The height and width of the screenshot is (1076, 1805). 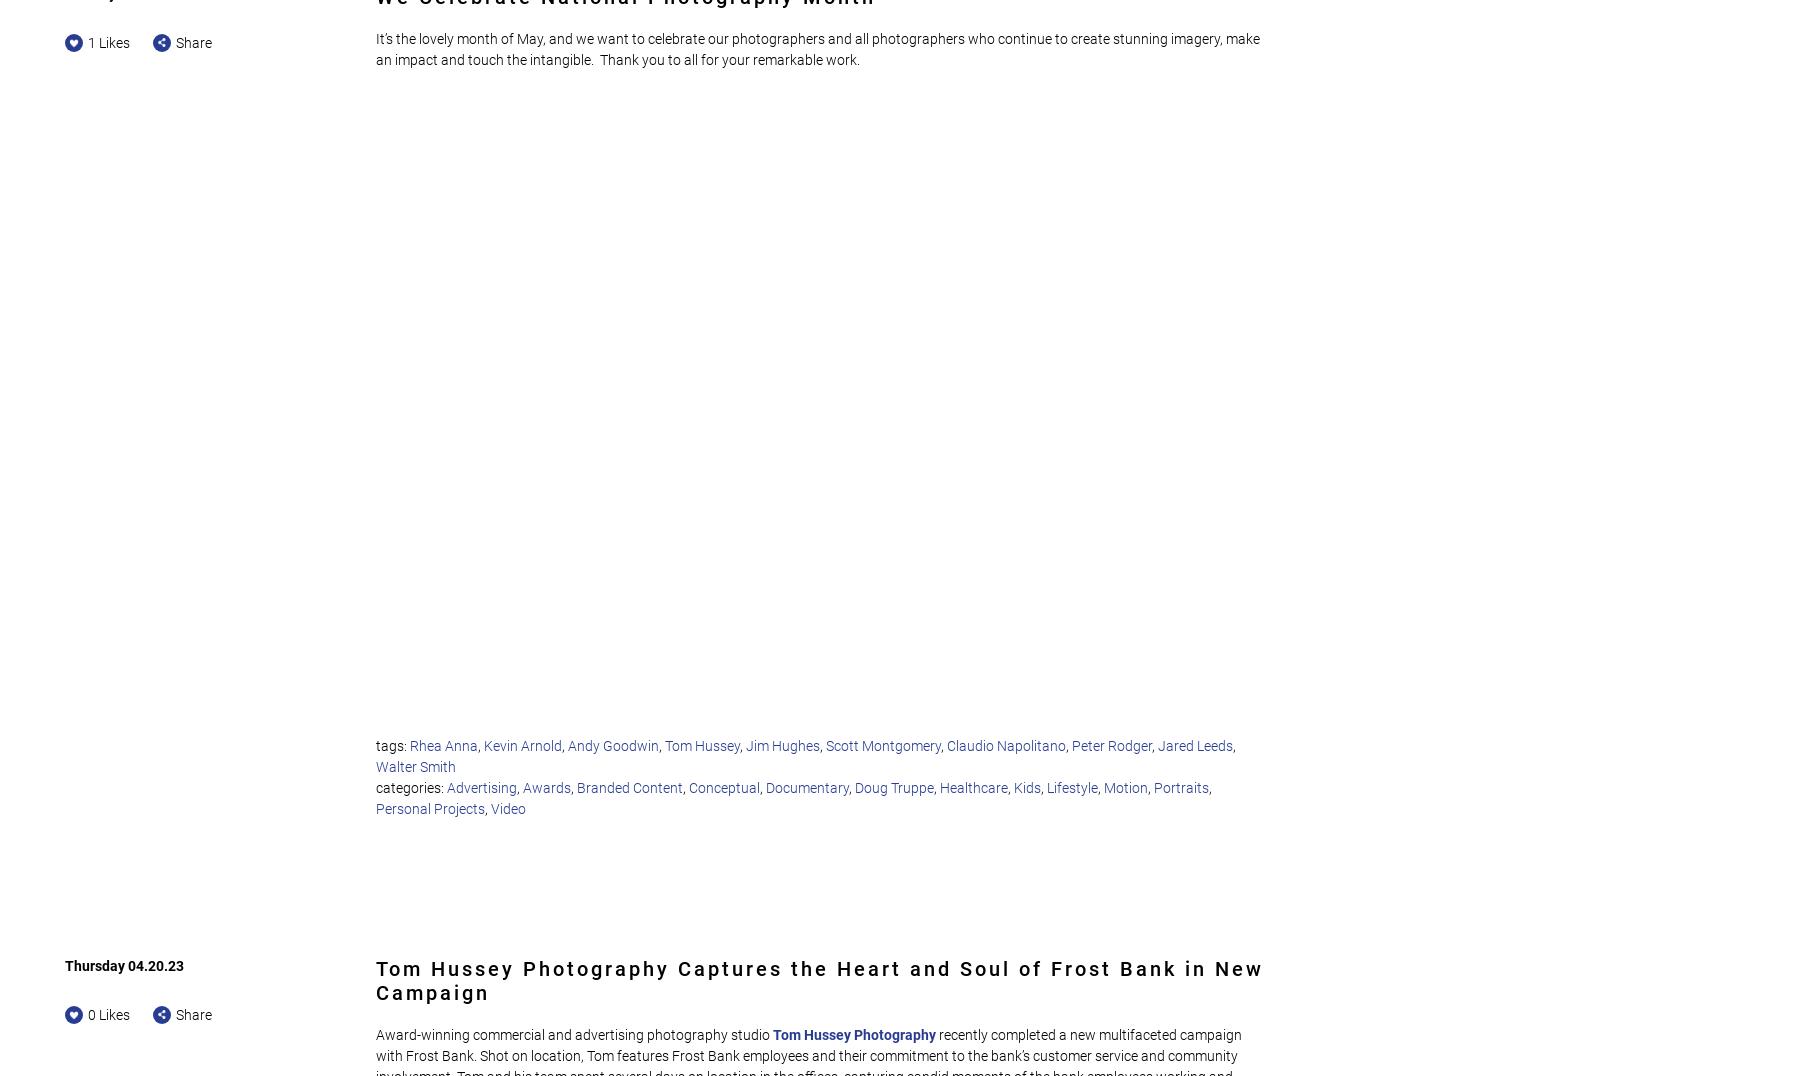 What do you see at coordinates (629, 786) in the screenshot?
I see `'Branded Content'` at bounding box center [629, 786].